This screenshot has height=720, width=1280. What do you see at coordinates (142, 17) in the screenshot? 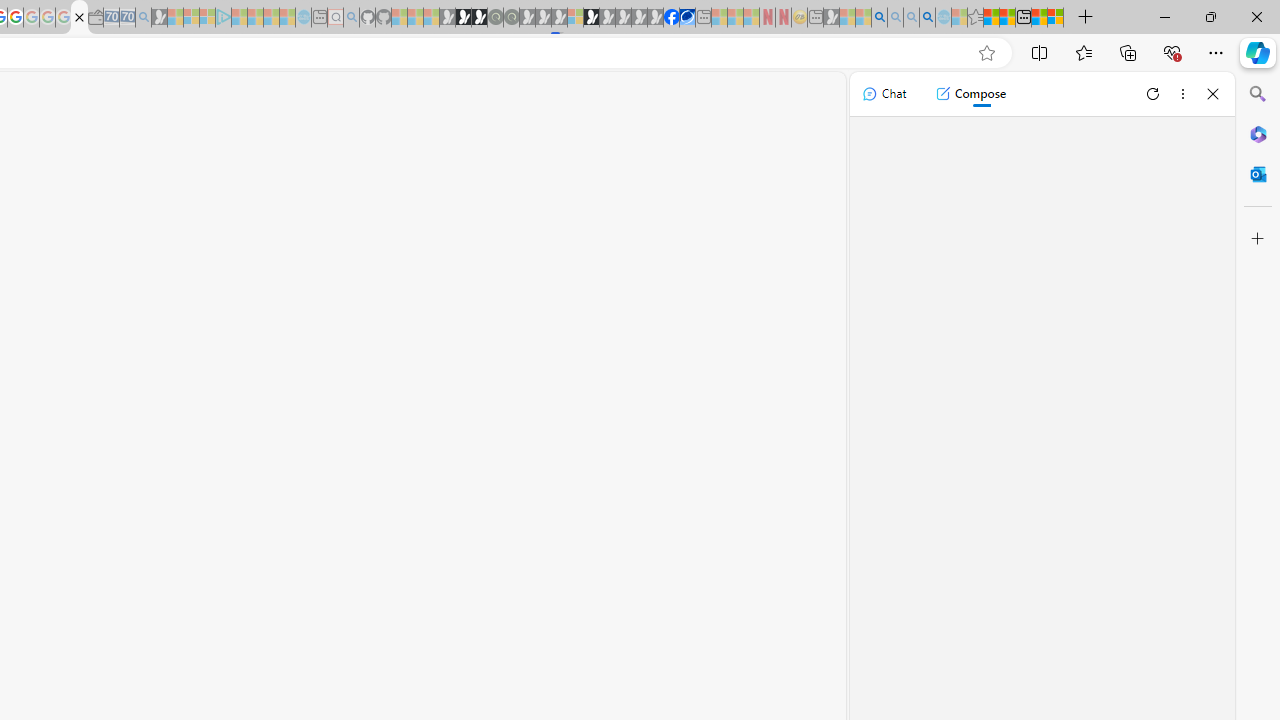
I see `'Bing Real Estate - Home sales and rental listings - Sleeping'` at bounding box center [142, 17].